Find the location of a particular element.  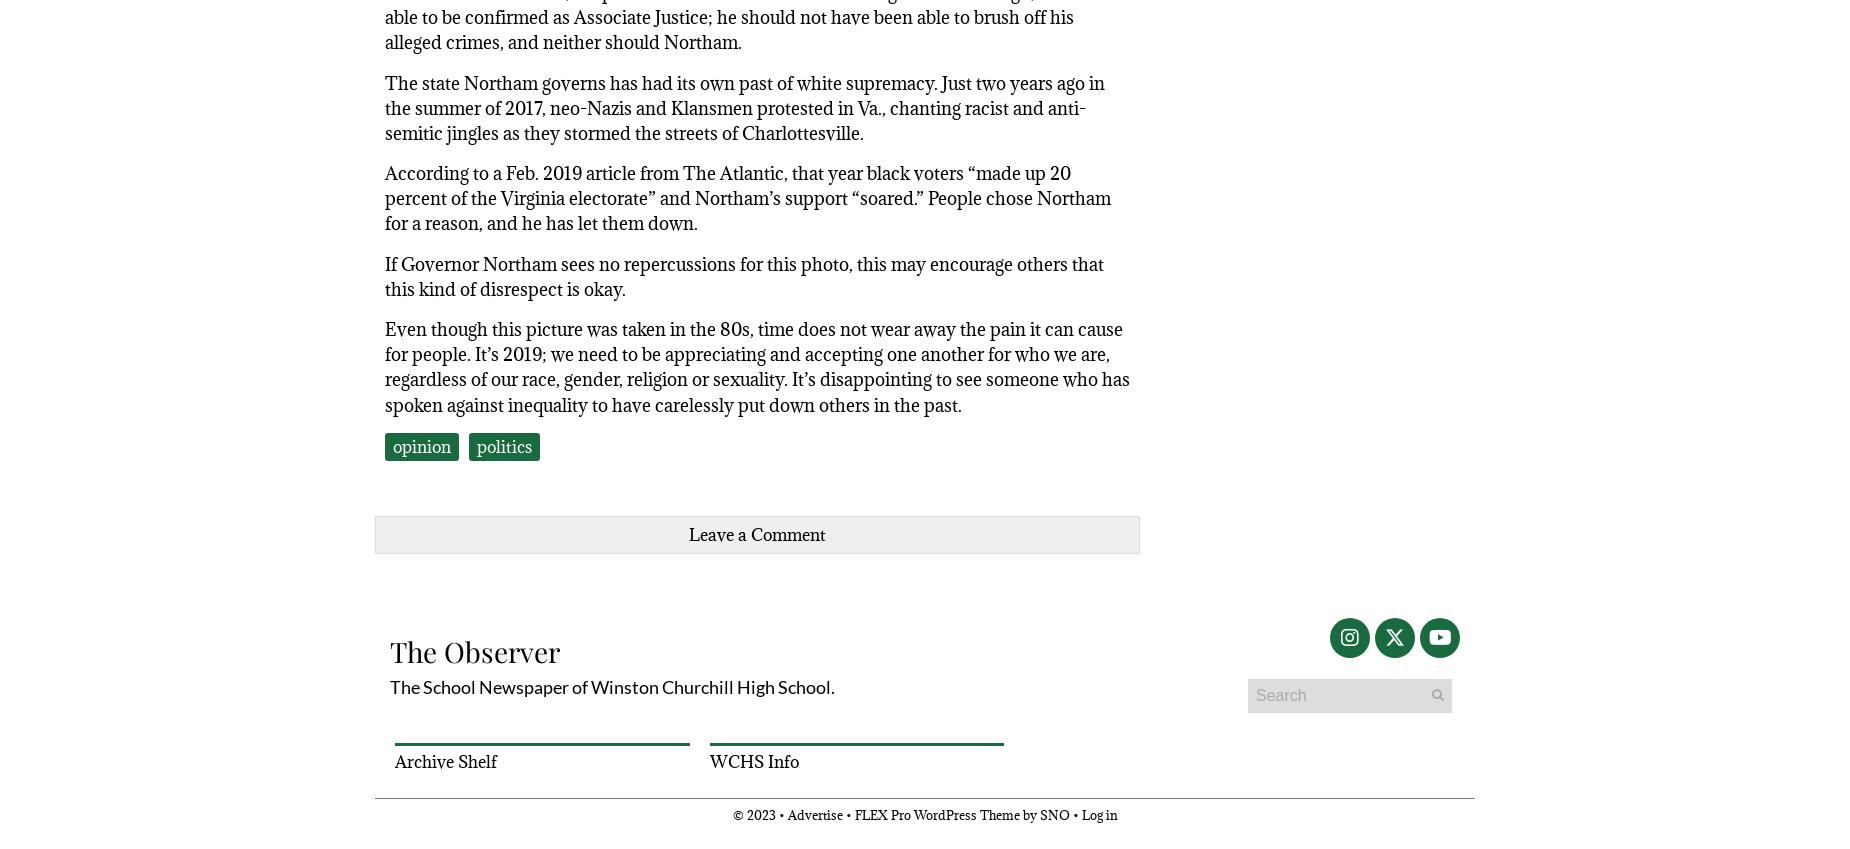

'The state Northam governs has had its own past of white supremacy. Just two years ago in the summer of 2017, neo-Nazis and Klansmen protested in Va., chanting racist and anti-semitic jingles as they stormed the streets of Charlottesville.' is located at coordinates (383, 106).